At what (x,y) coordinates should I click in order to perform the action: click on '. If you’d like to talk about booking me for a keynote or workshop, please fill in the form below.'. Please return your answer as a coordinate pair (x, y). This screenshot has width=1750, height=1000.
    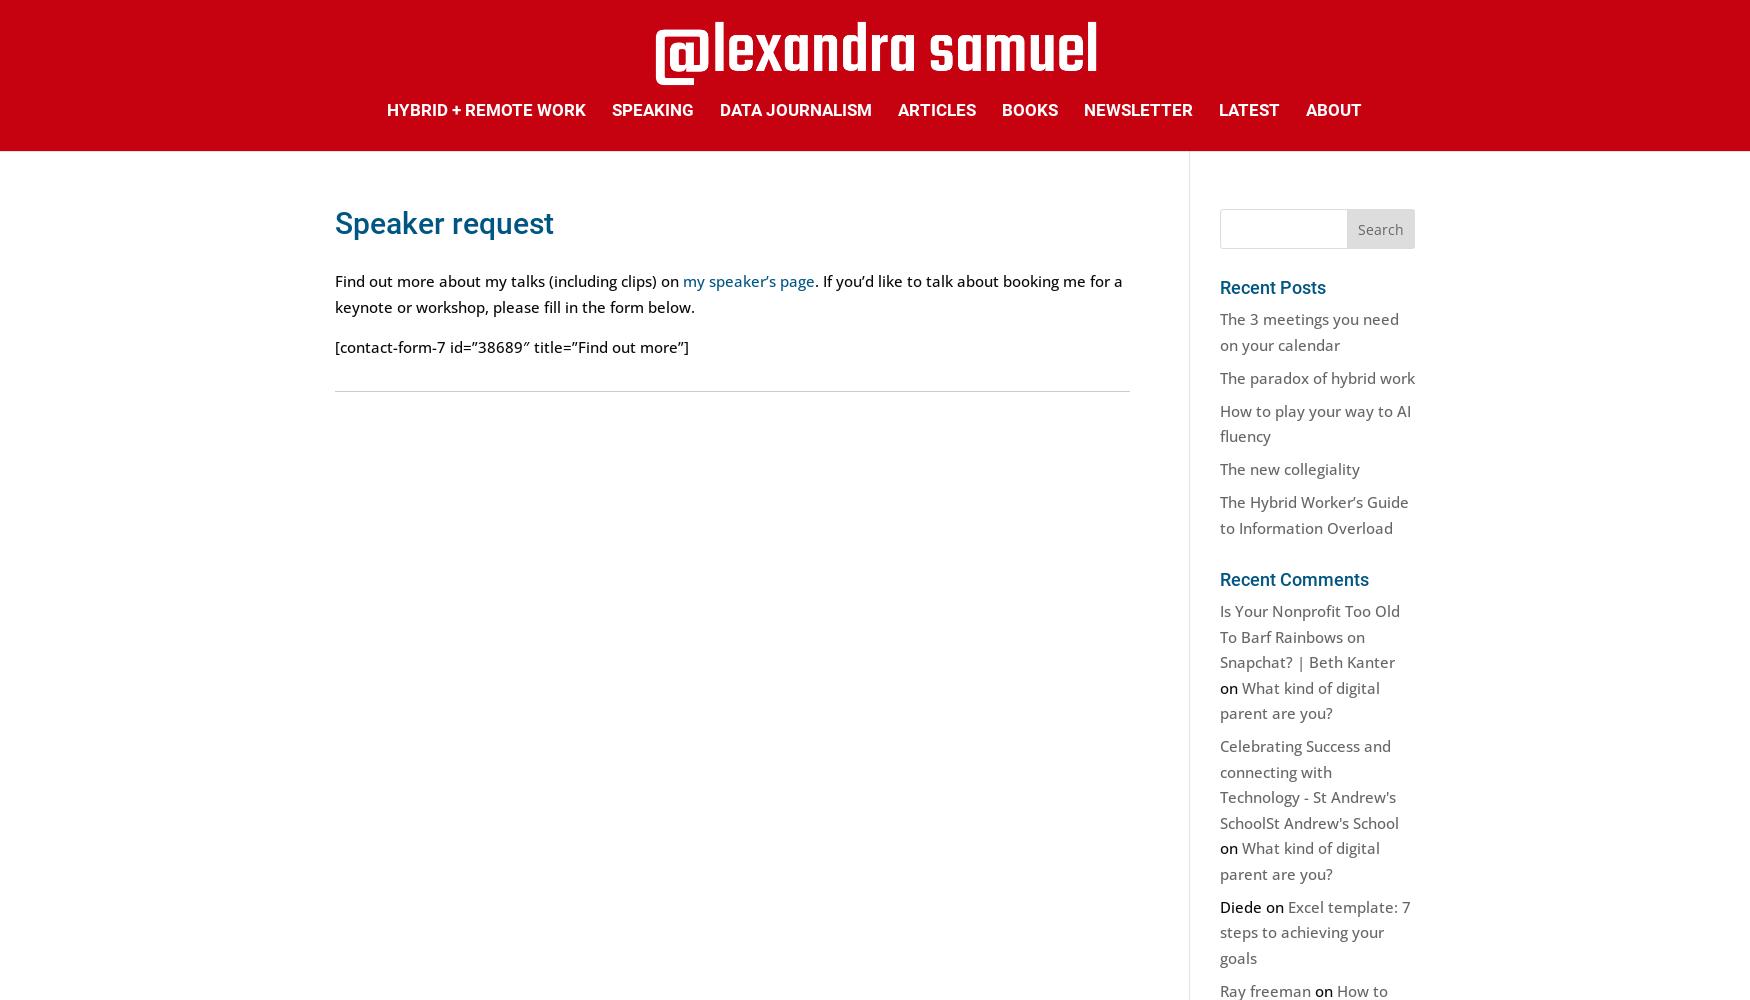
    Looking at the image, I should click on (334, 293).